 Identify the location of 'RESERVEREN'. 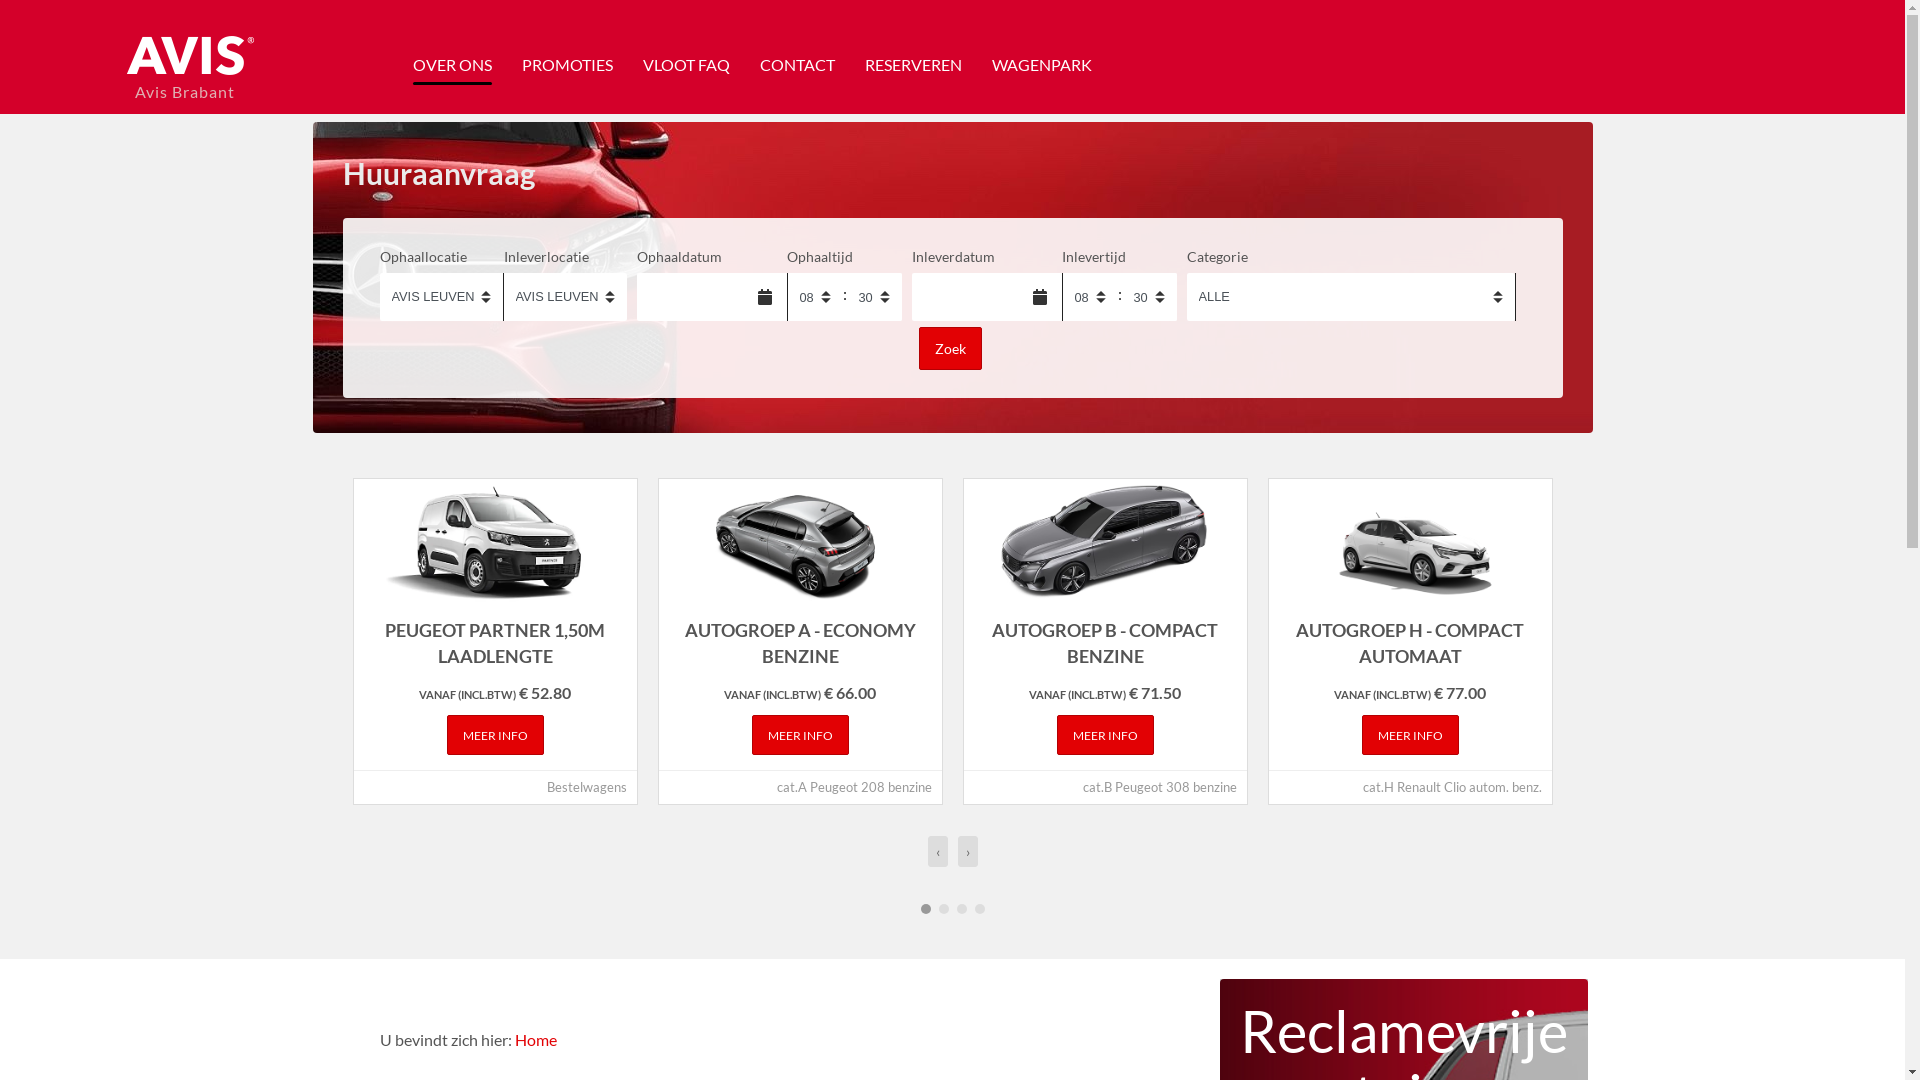
(911, 63).